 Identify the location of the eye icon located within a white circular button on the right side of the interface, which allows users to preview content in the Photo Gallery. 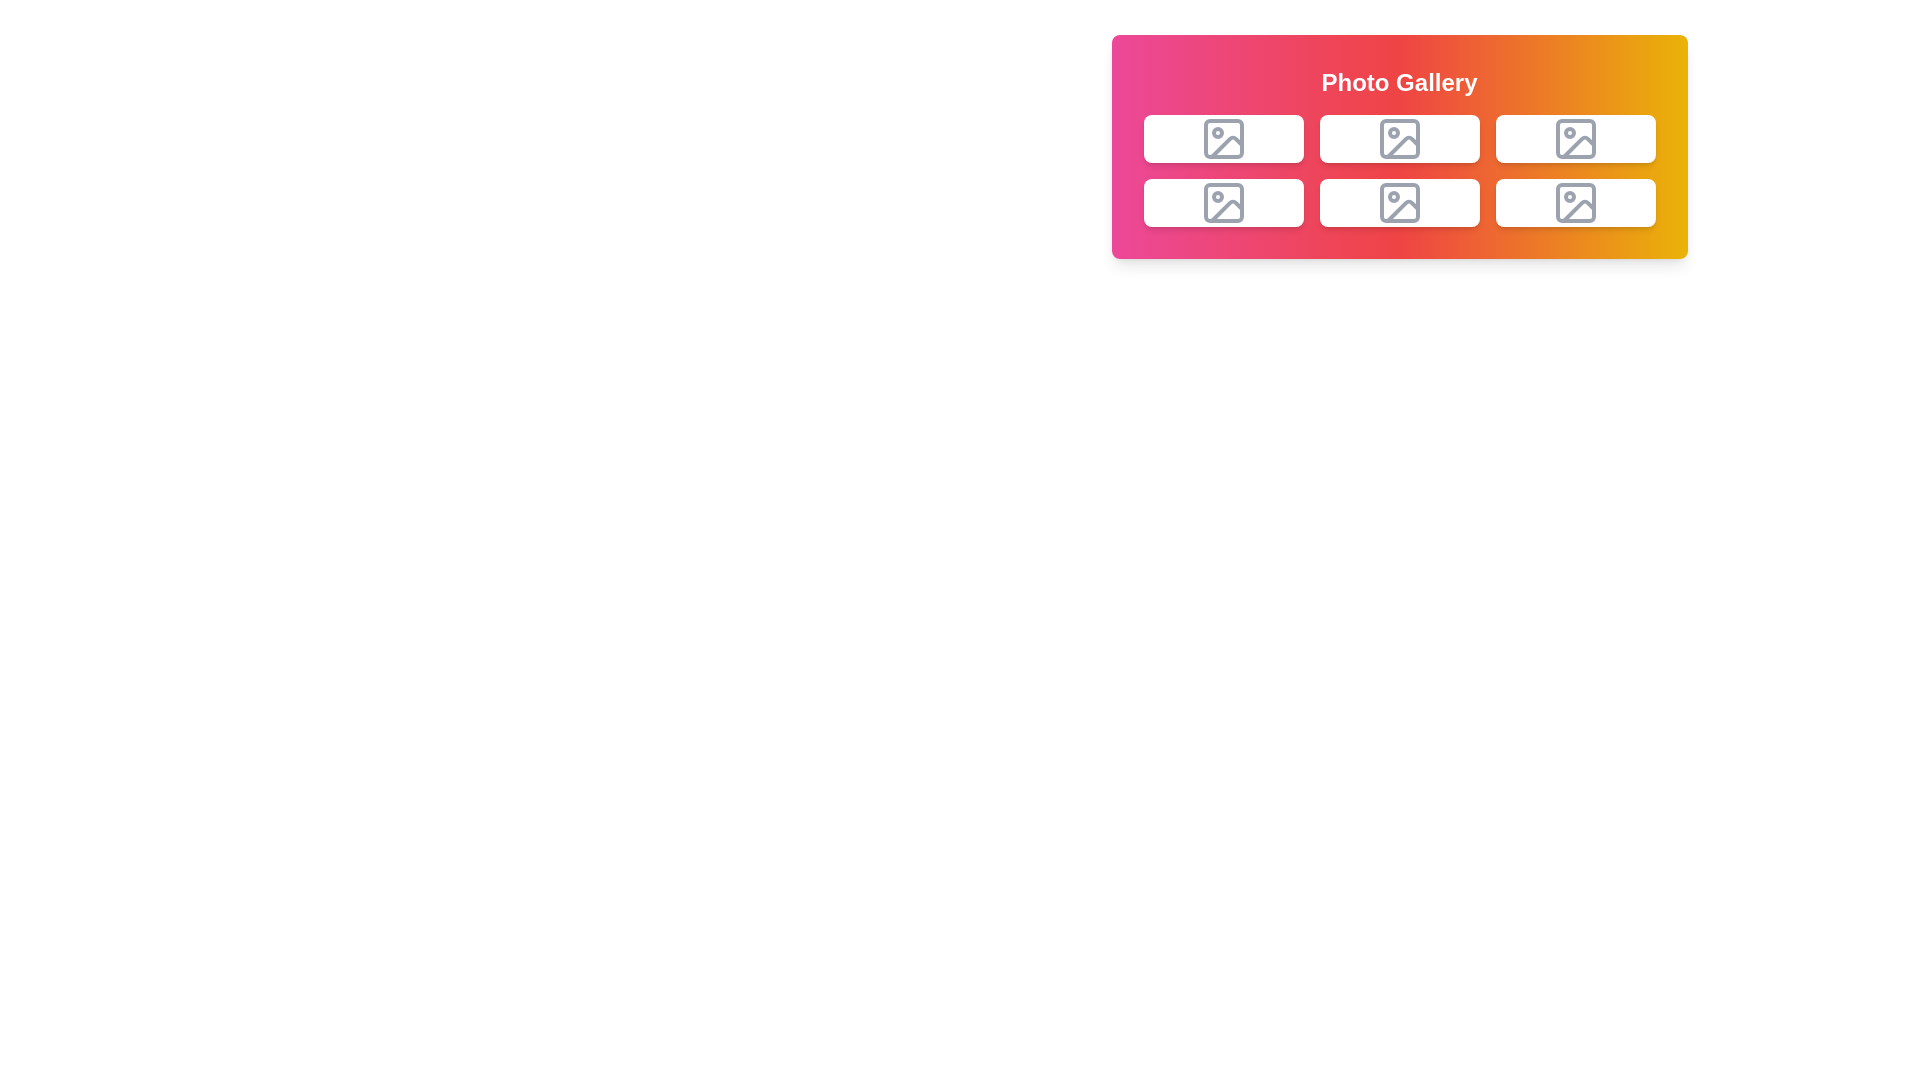
(1197, 203).